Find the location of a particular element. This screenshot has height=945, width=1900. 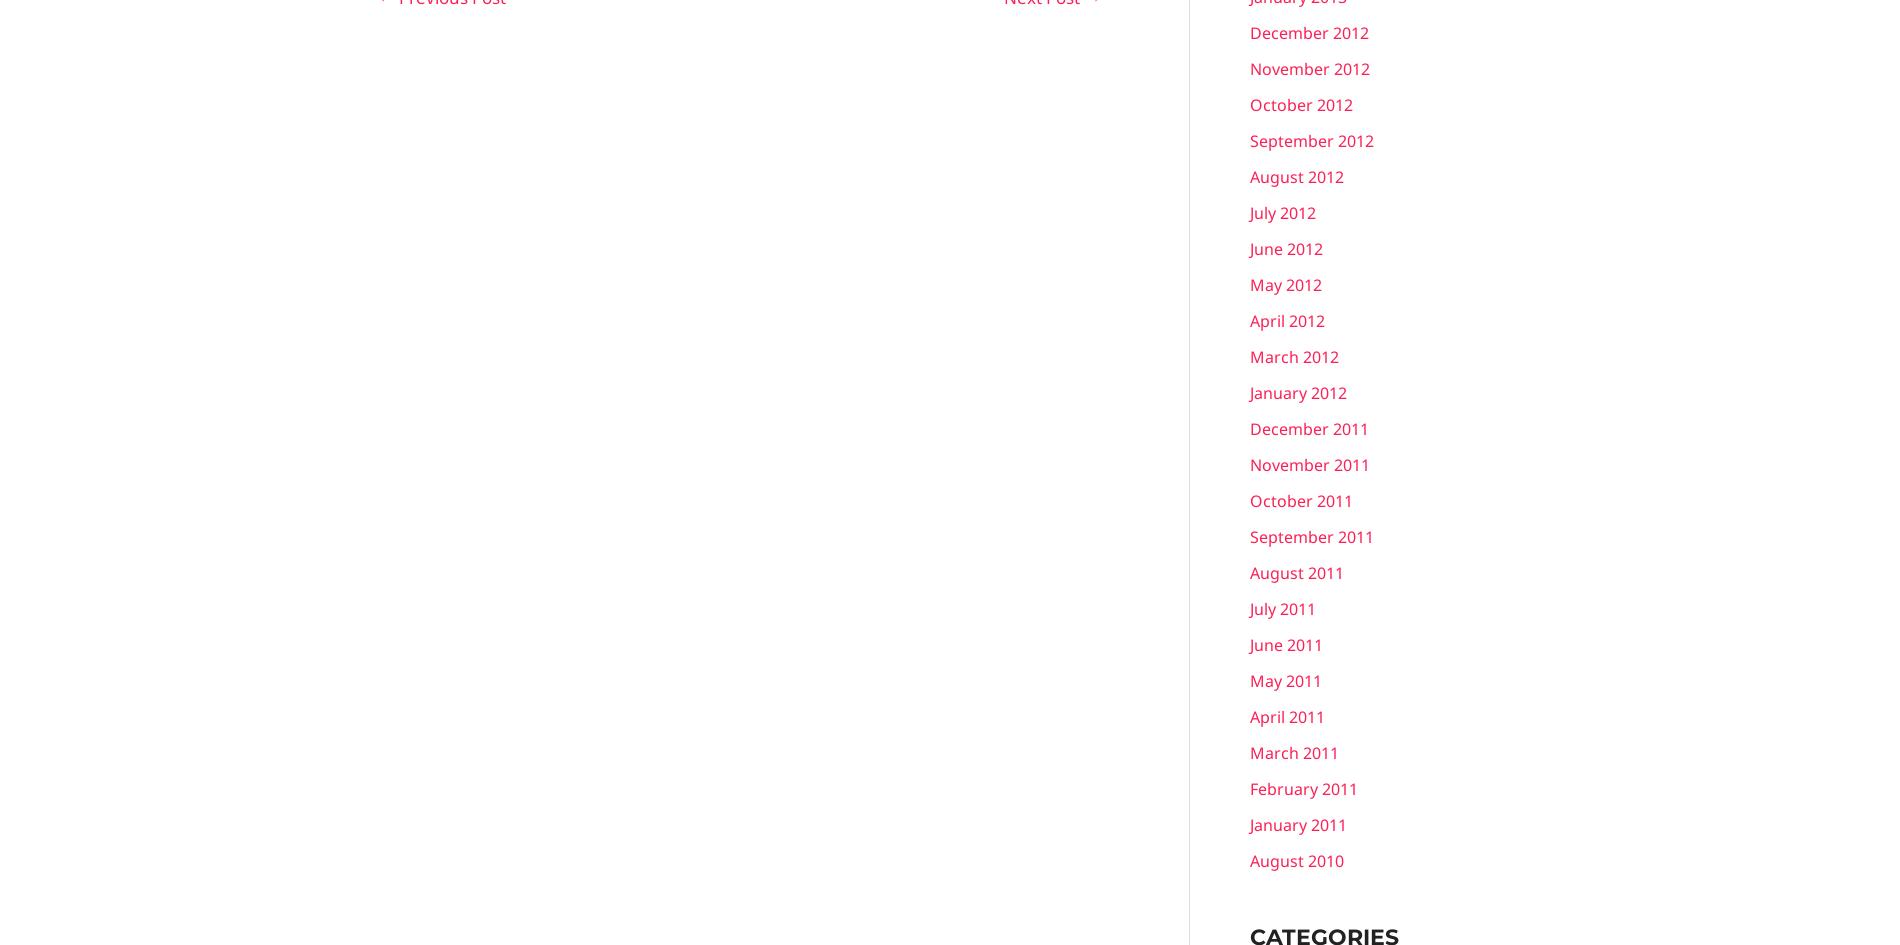

'August 2010' is located at coordinates (1295, 860).